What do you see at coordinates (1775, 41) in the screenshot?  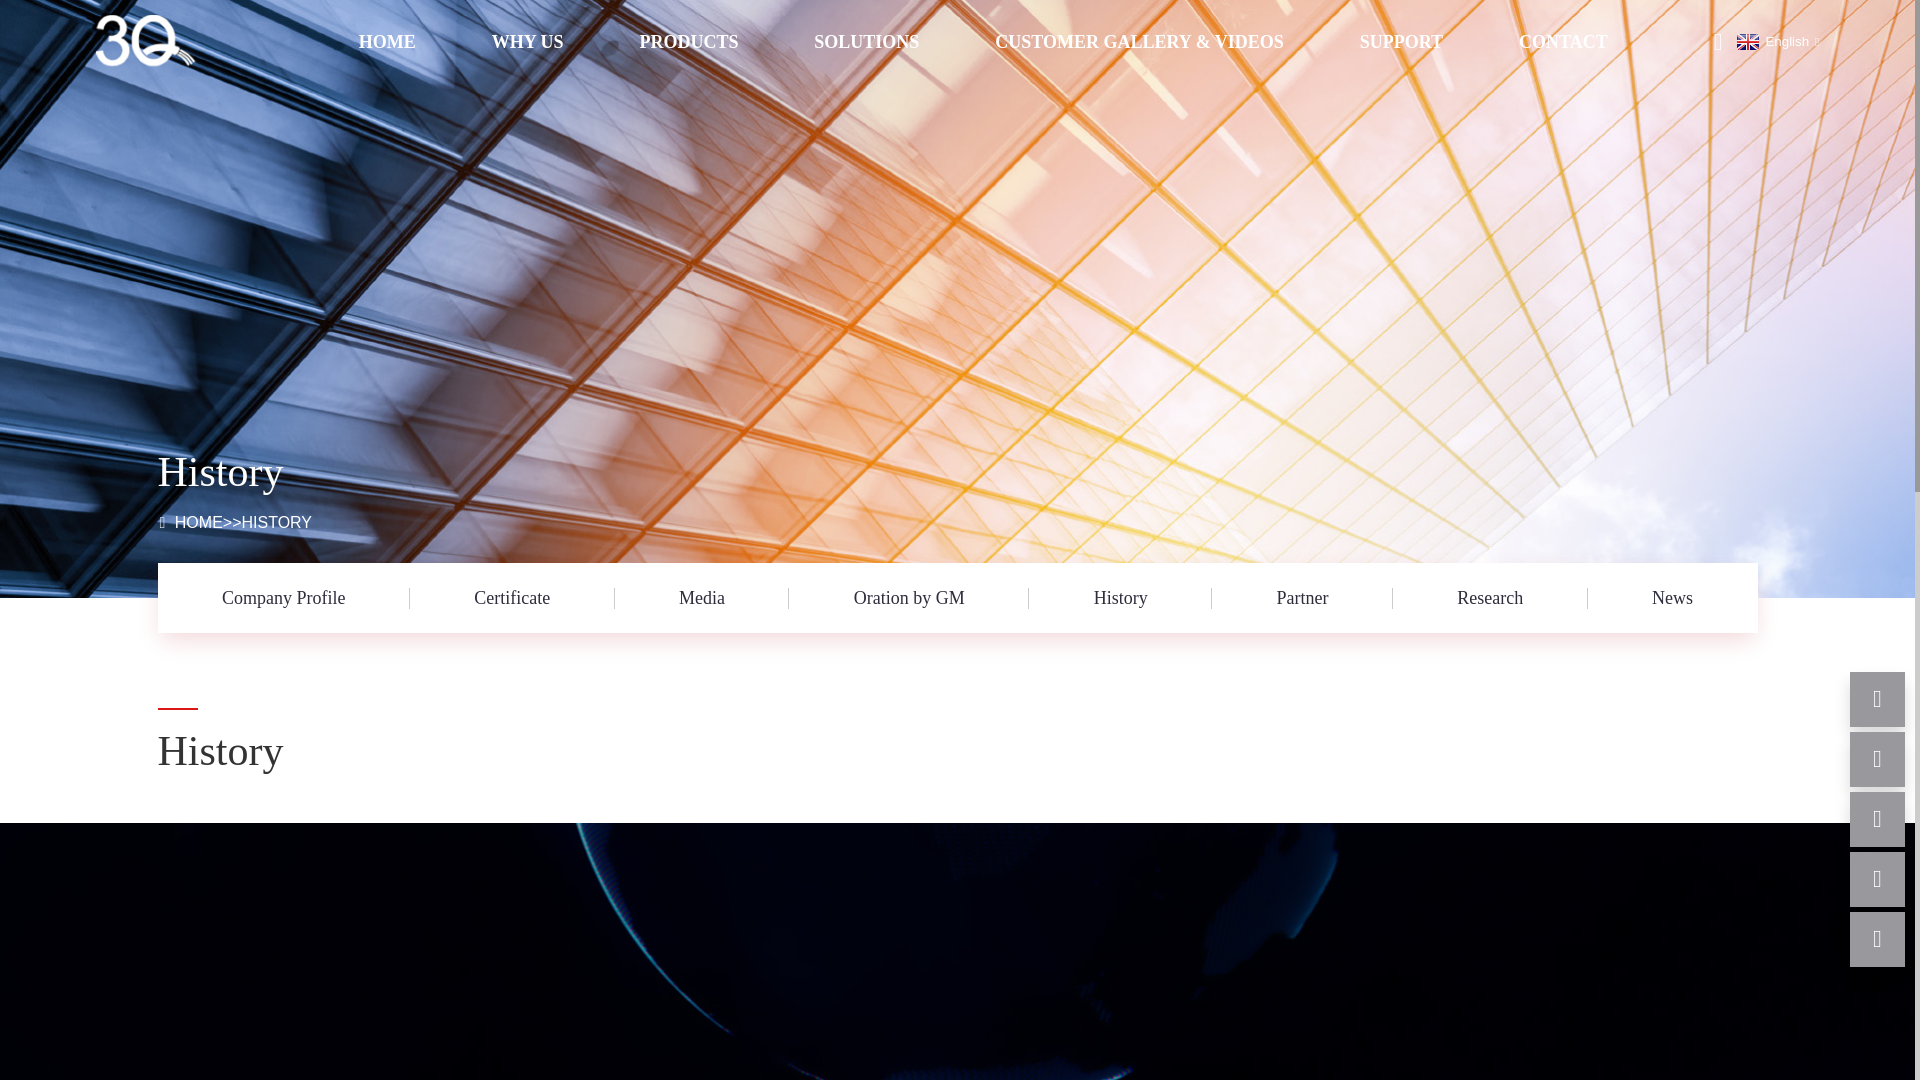 I see `'English'` at bounding box center [1775, 41].